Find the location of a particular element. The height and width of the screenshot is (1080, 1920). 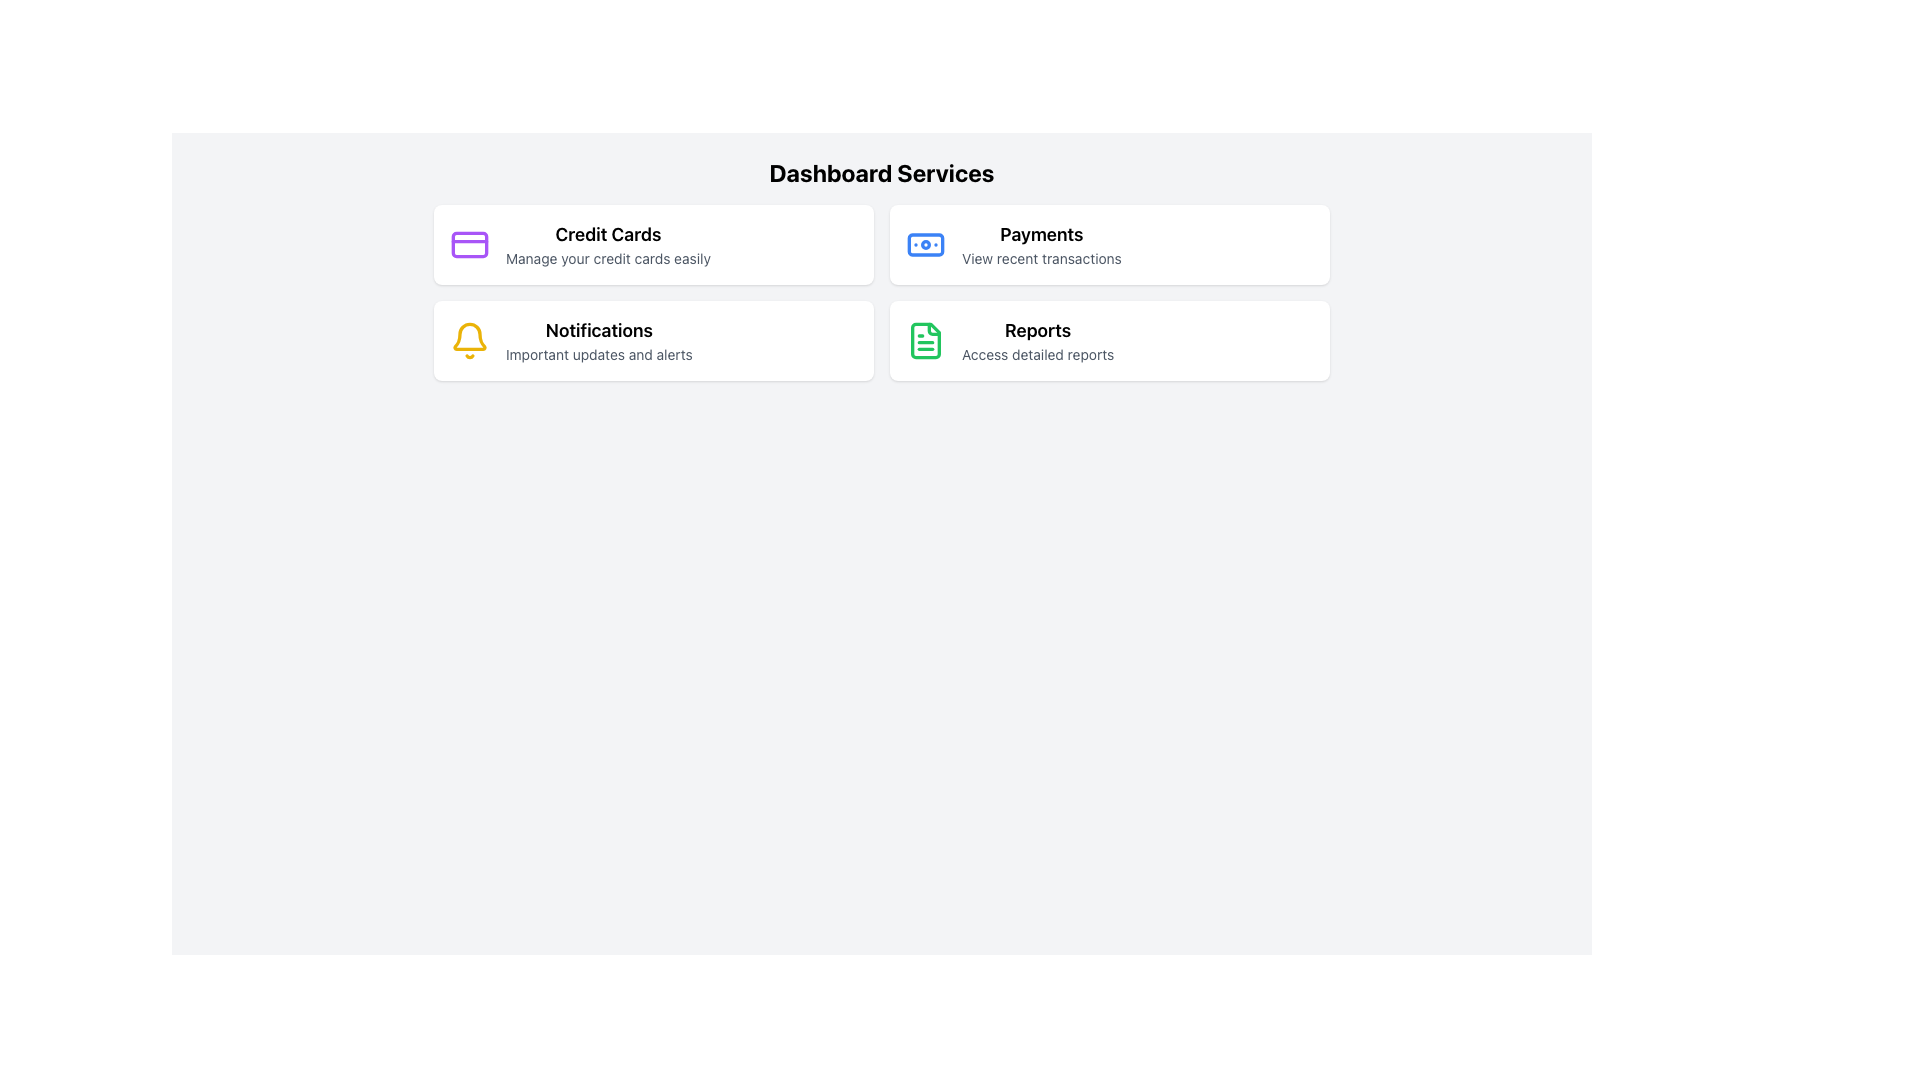

static text label that says 'Manage your credit cards easily', which is located under the bold title 'Credit Cards' in the left column of the grid layout is located at coordinates (607, 257).